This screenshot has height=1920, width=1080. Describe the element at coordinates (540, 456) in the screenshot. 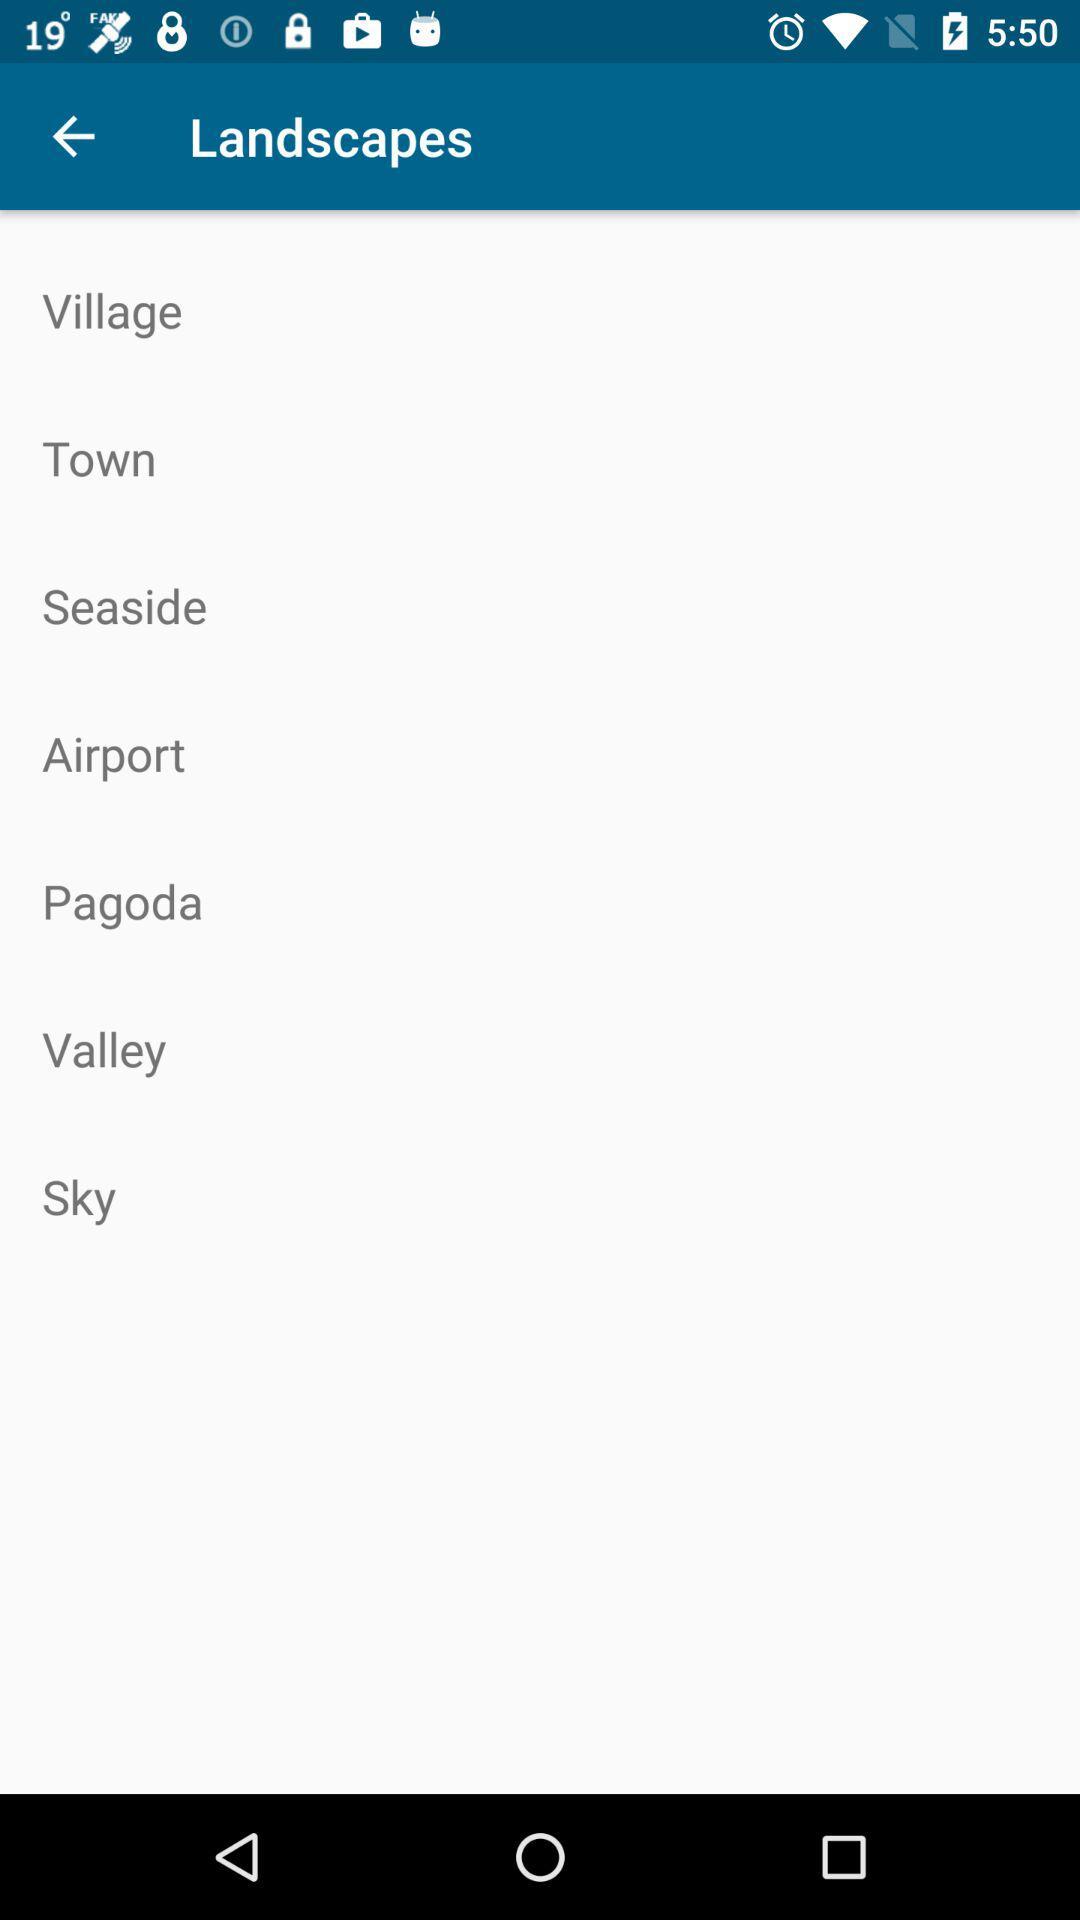

I see `the town` at that location.